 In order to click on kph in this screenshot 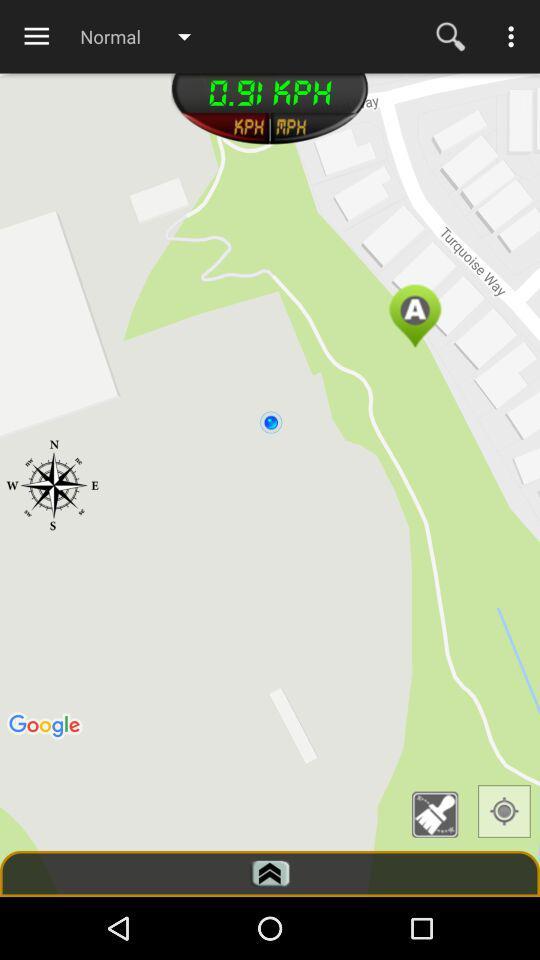, I will do `click(223, 127)`.